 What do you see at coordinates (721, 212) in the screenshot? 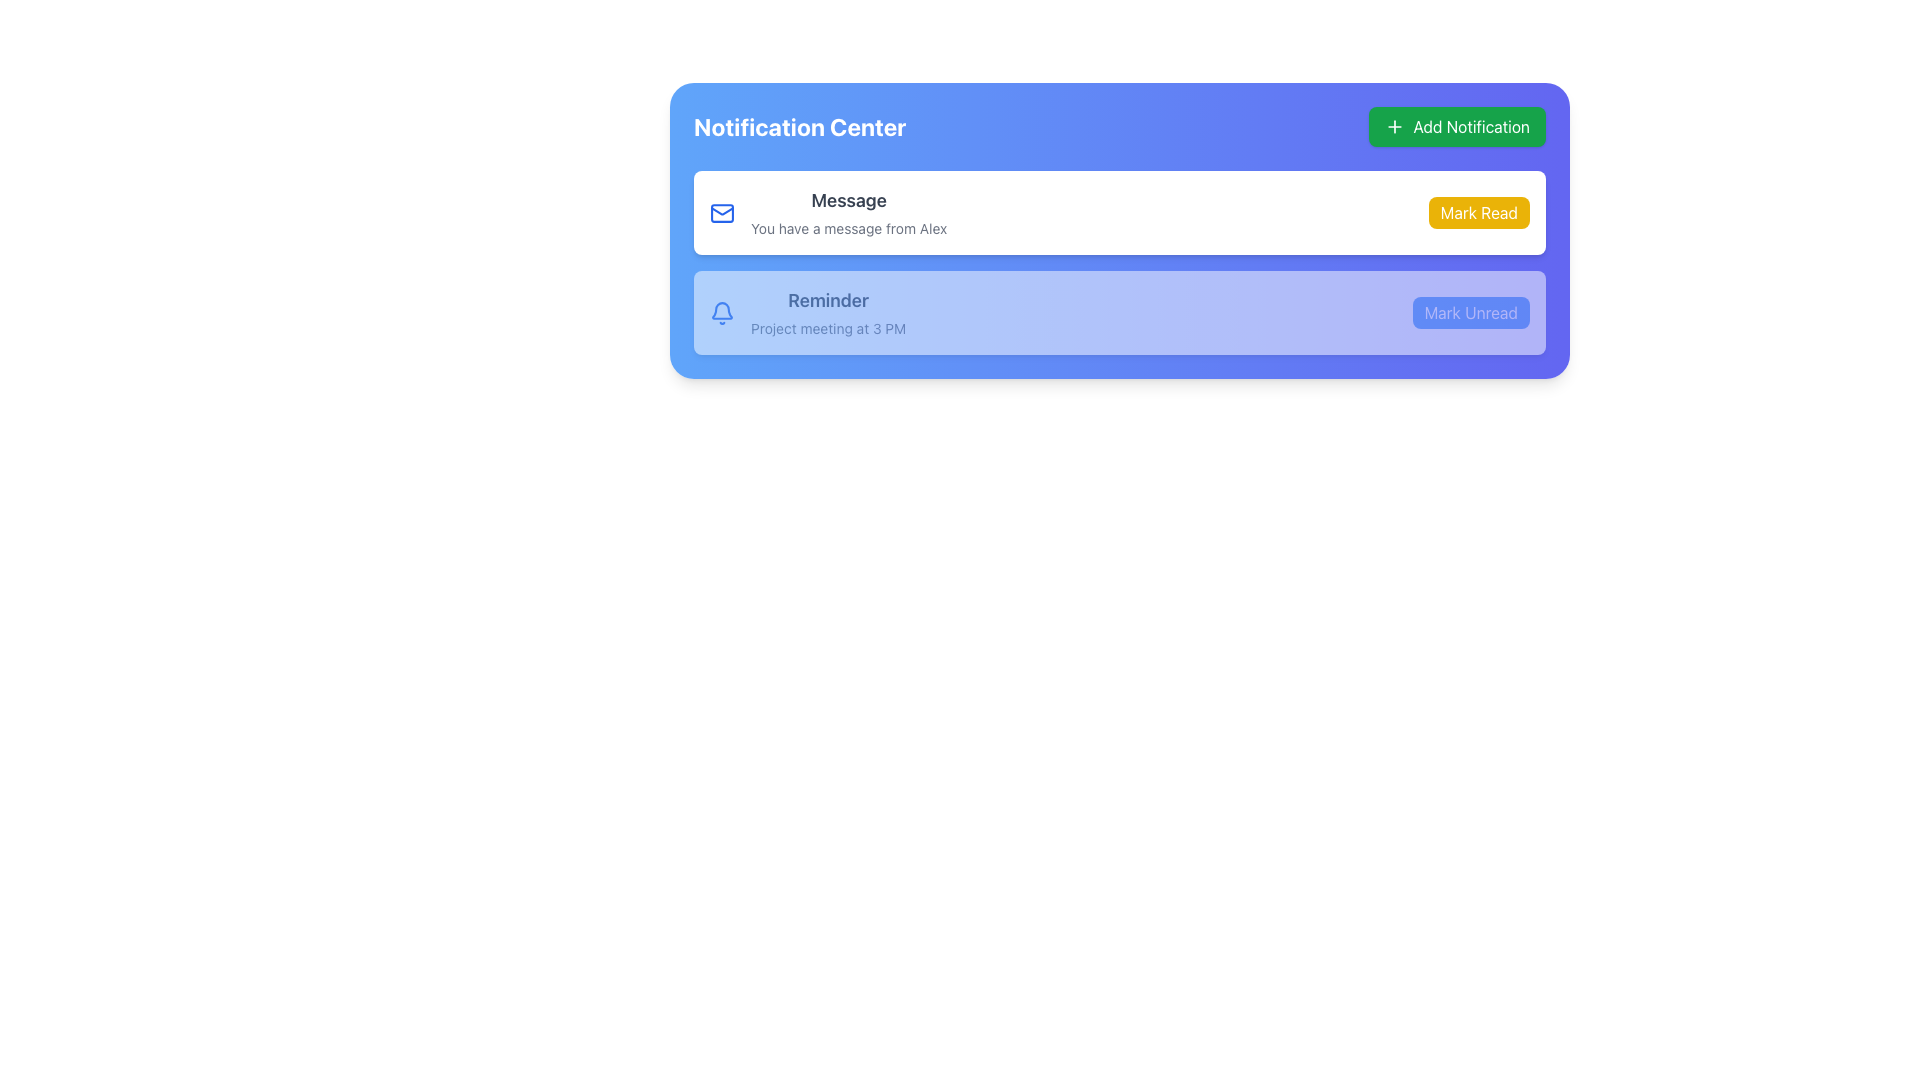
I see `the messaging/email notification icon located in the top-left corner of the notification card, adjacent to the text 'Message'` at bounding box center [721, 212].